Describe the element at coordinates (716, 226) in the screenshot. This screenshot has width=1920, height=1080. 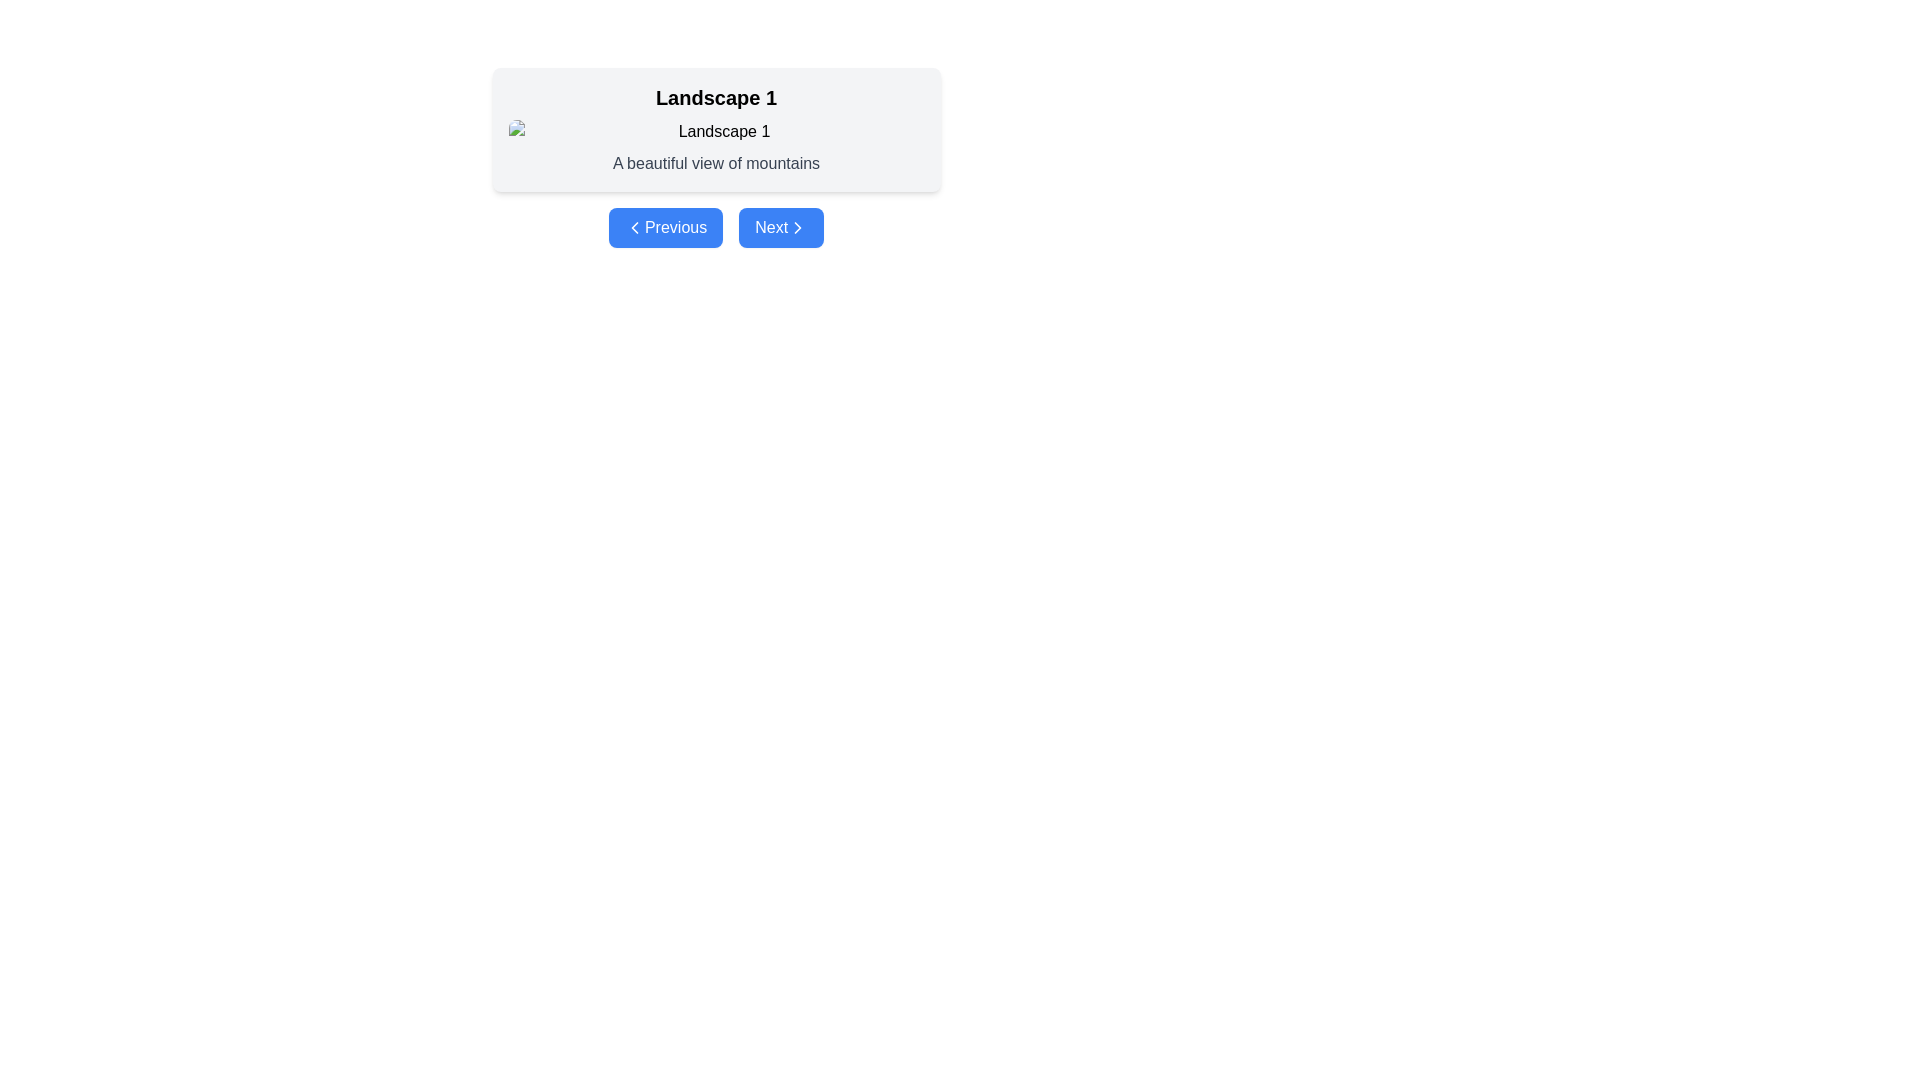
I see `the 'Previous' button in the Navigation buttons group, which consists of two blue rectangular buttons labeled 'Previous' and 'Next', positioned below the card displaying 'Landscape 1'` at that location.